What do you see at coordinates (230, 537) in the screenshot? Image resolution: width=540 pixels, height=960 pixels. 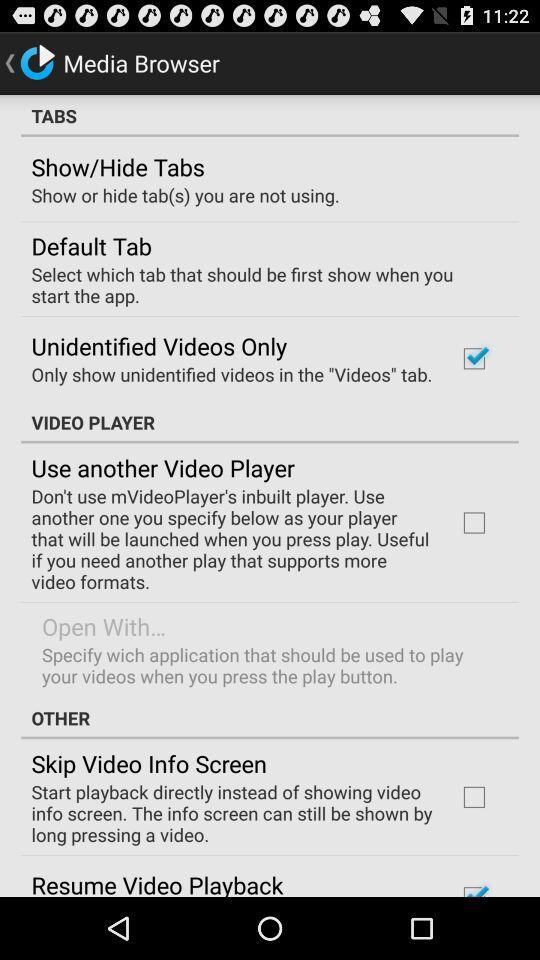 I see `the don t use icon` at bounding box center [230, 537].